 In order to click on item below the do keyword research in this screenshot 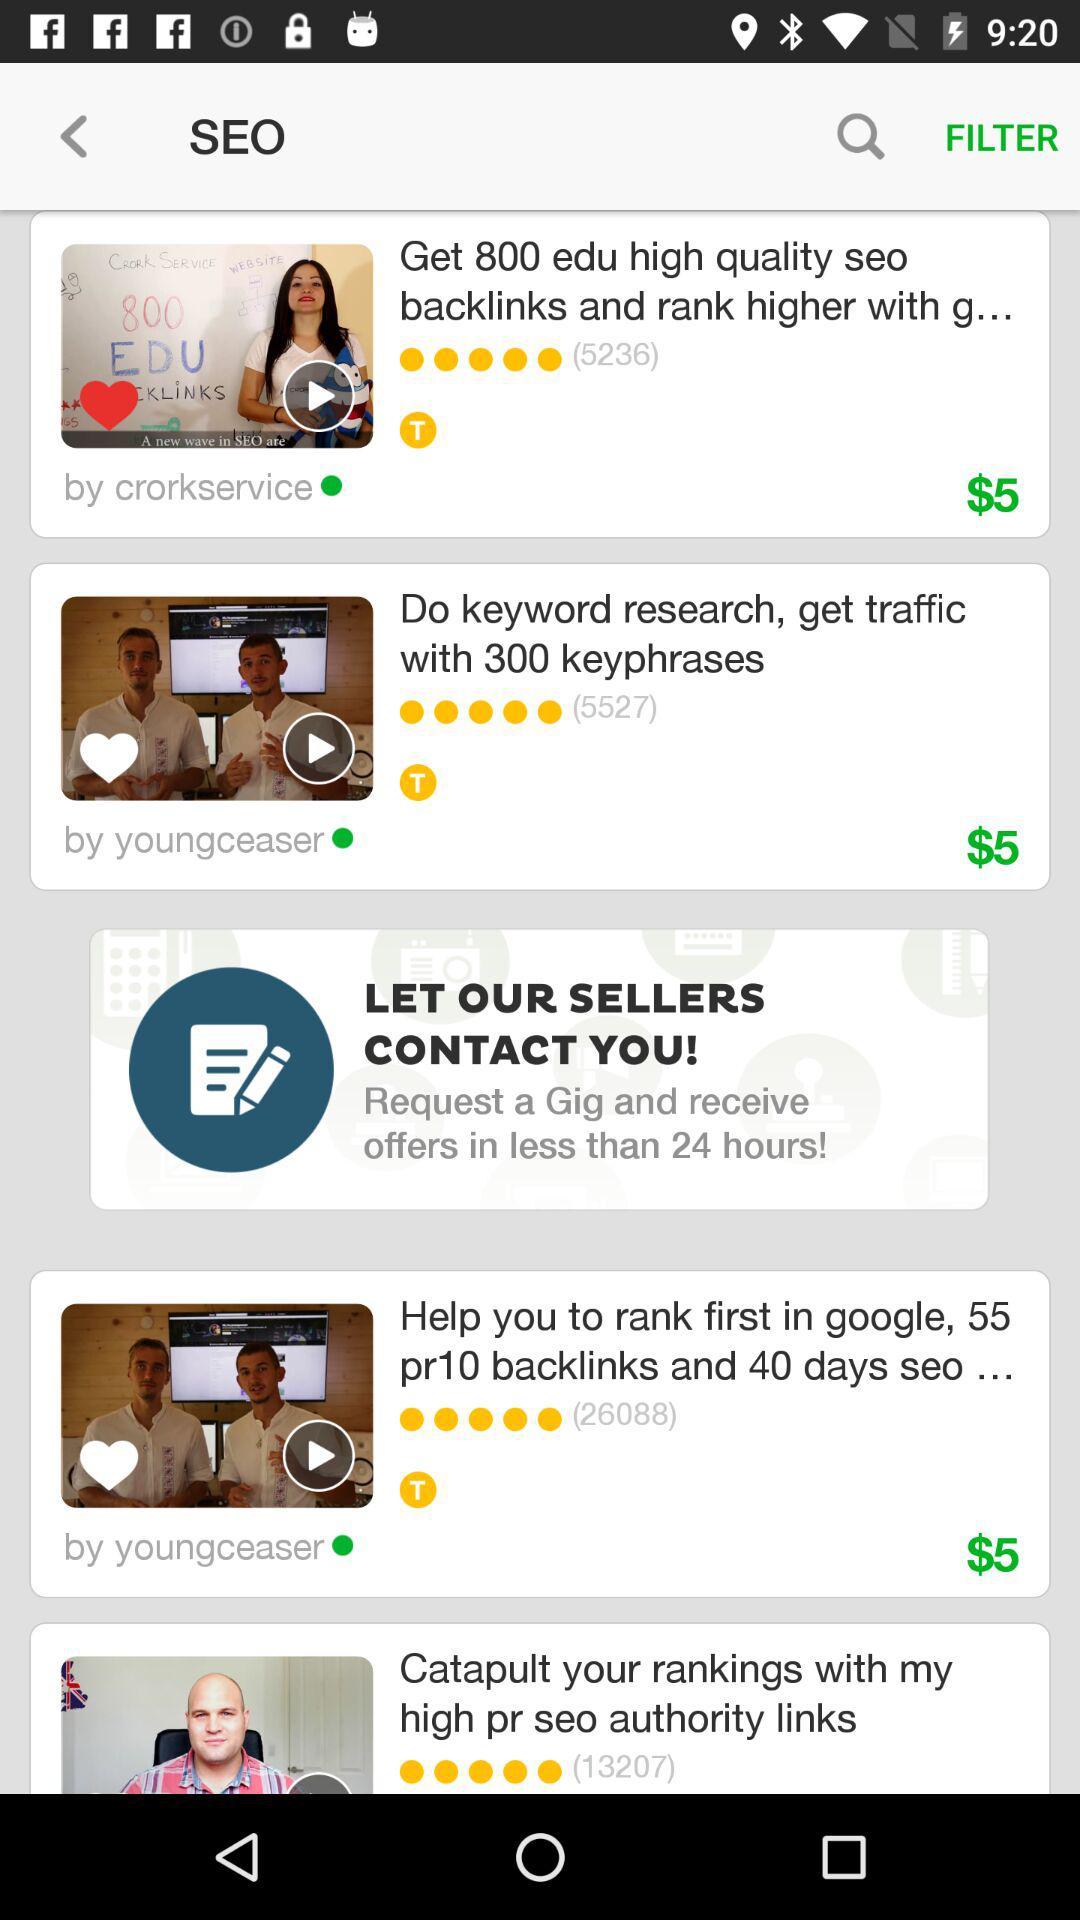, I will do `click(519, 712)`.